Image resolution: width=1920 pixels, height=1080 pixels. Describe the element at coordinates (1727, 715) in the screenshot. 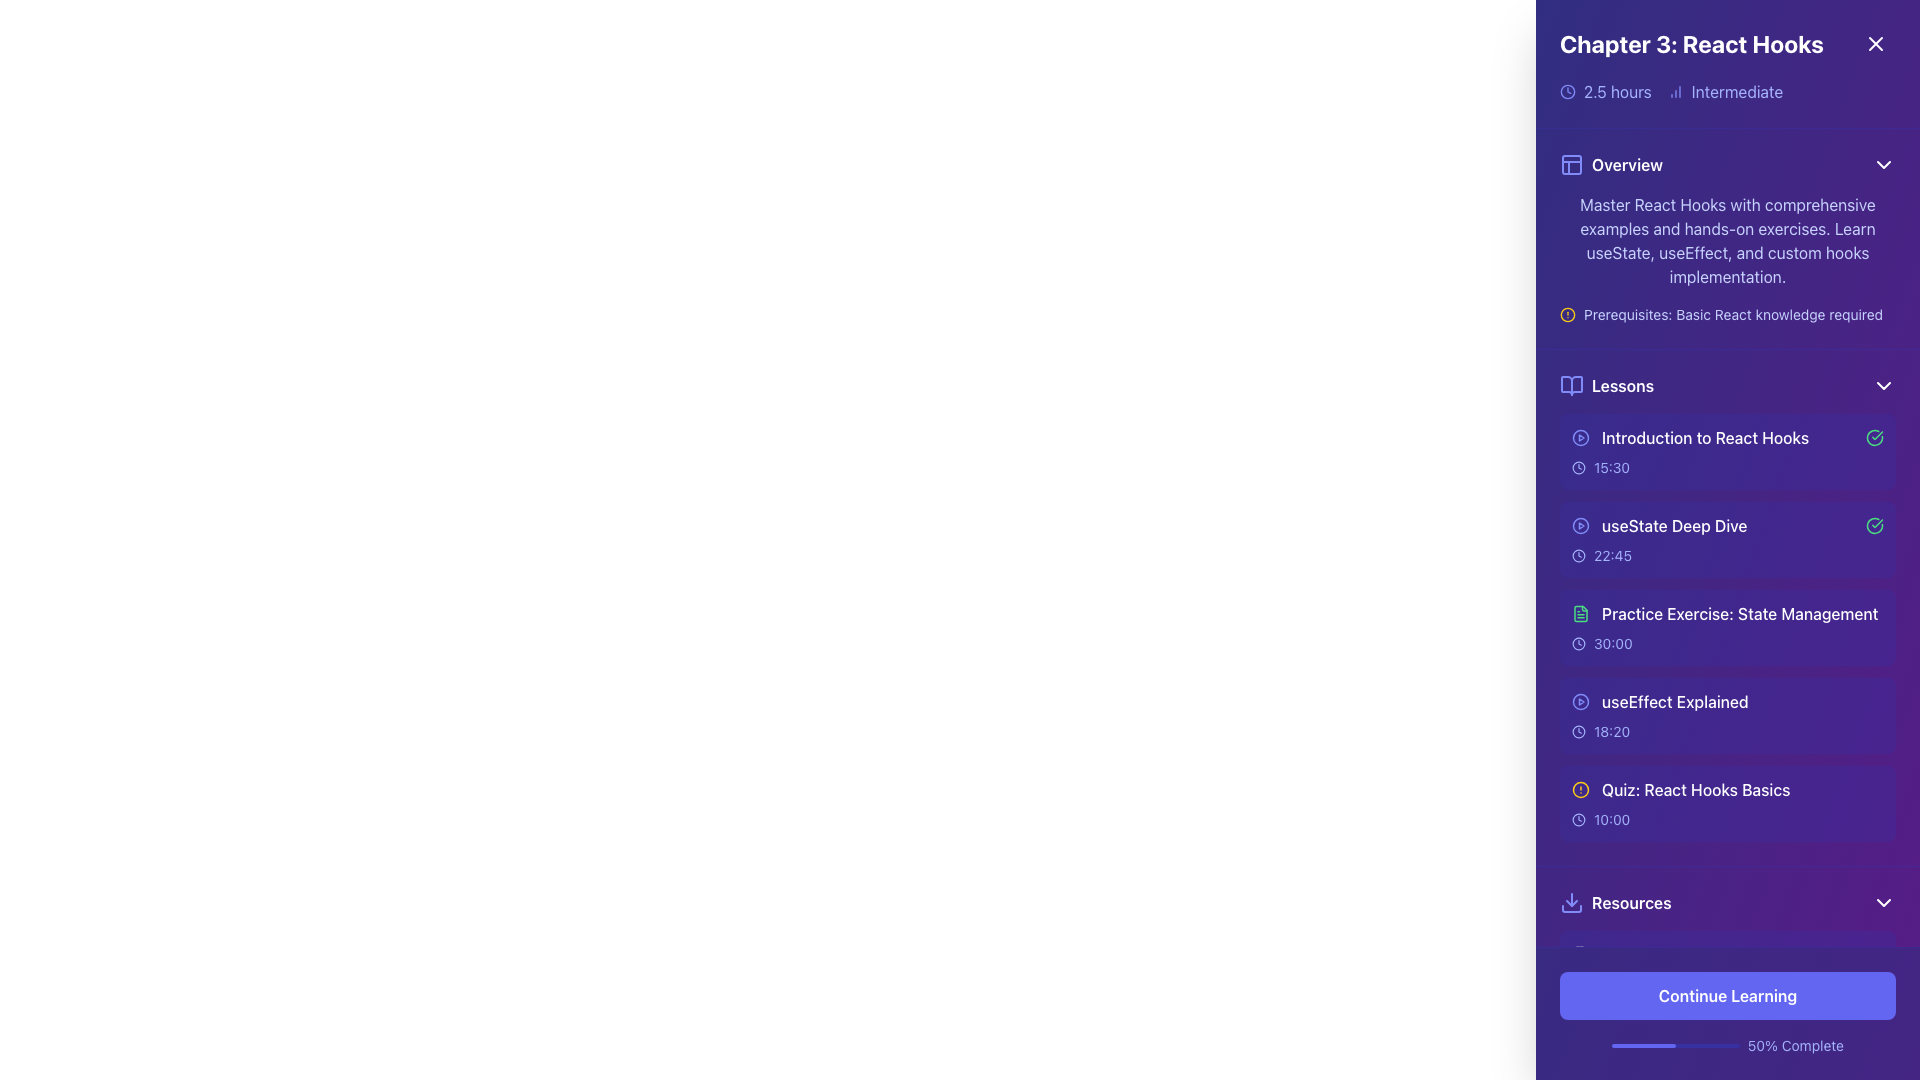

I see `the 'useEffect Explained' lesson item card in the list` at that location.